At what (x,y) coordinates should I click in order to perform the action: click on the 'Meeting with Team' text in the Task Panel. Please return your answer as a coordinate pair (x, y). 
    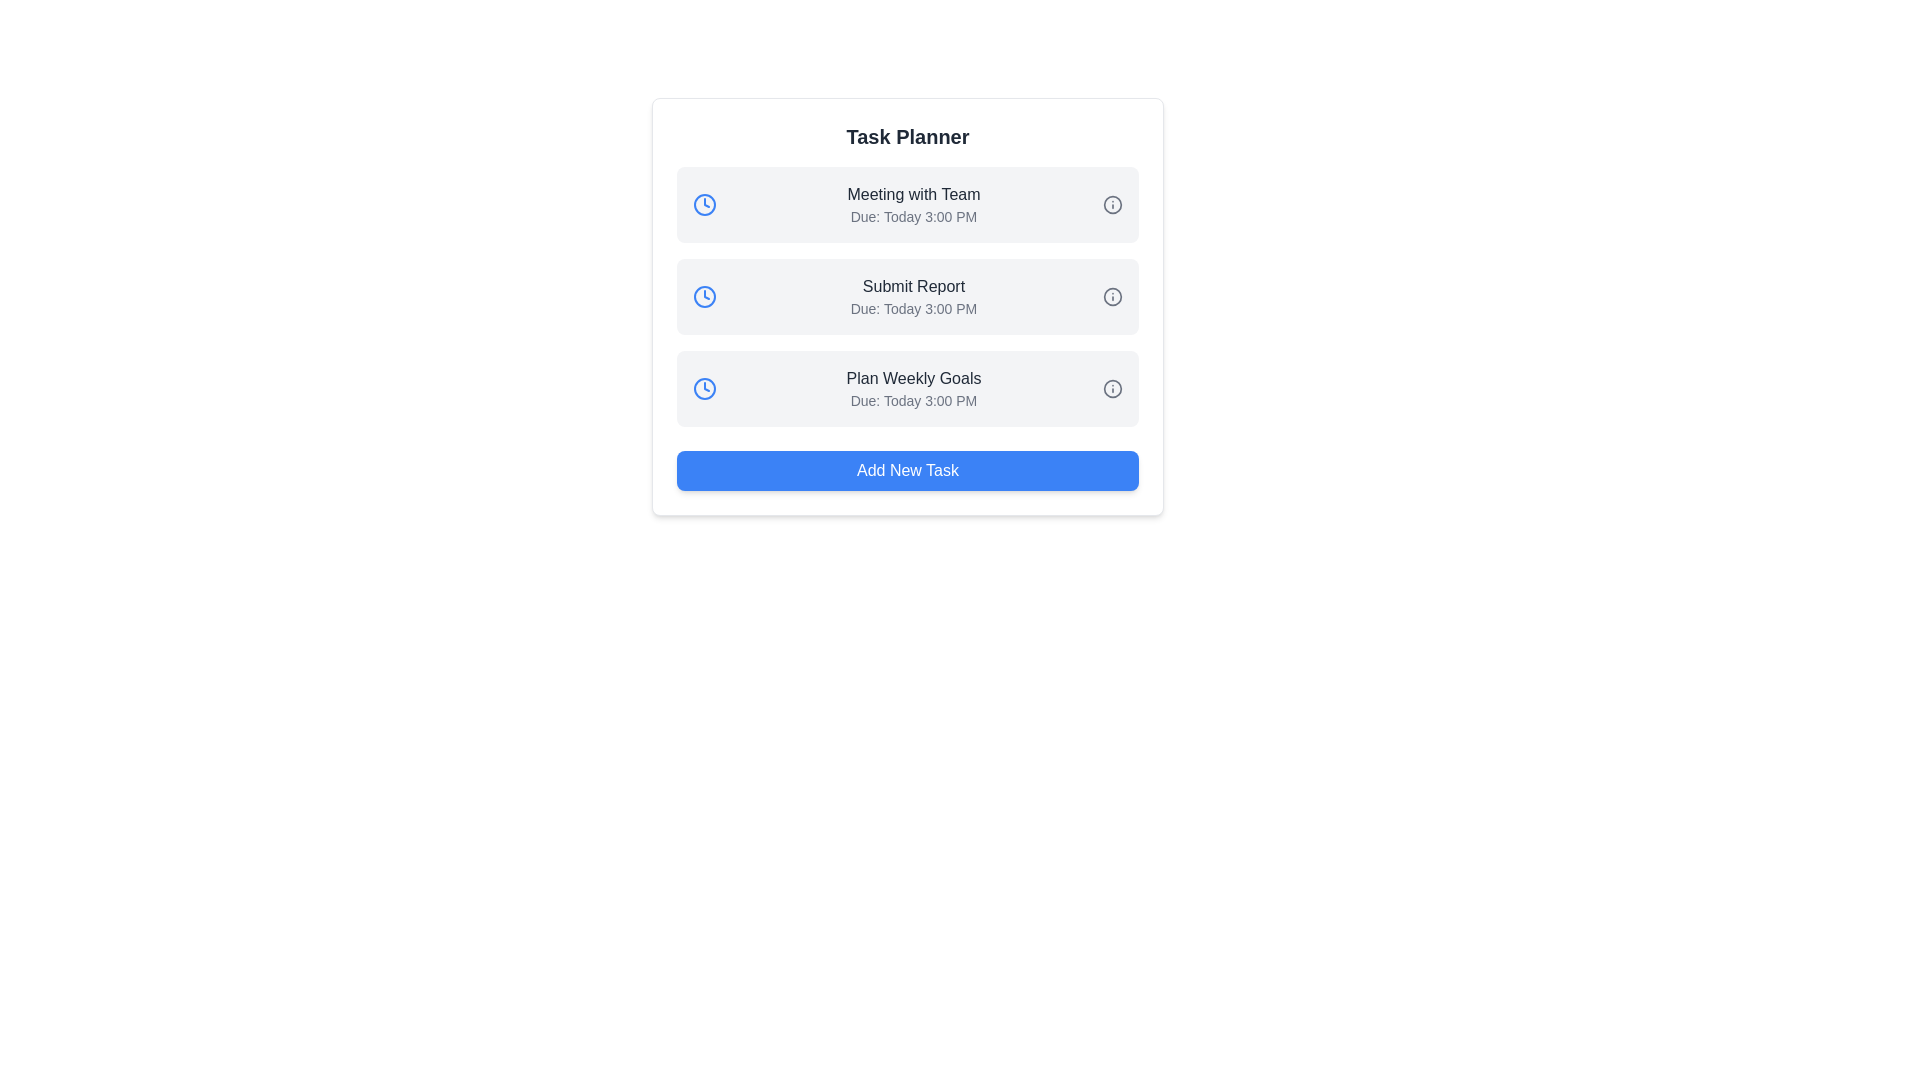
    Looking at the image, I should click on (906, 204).